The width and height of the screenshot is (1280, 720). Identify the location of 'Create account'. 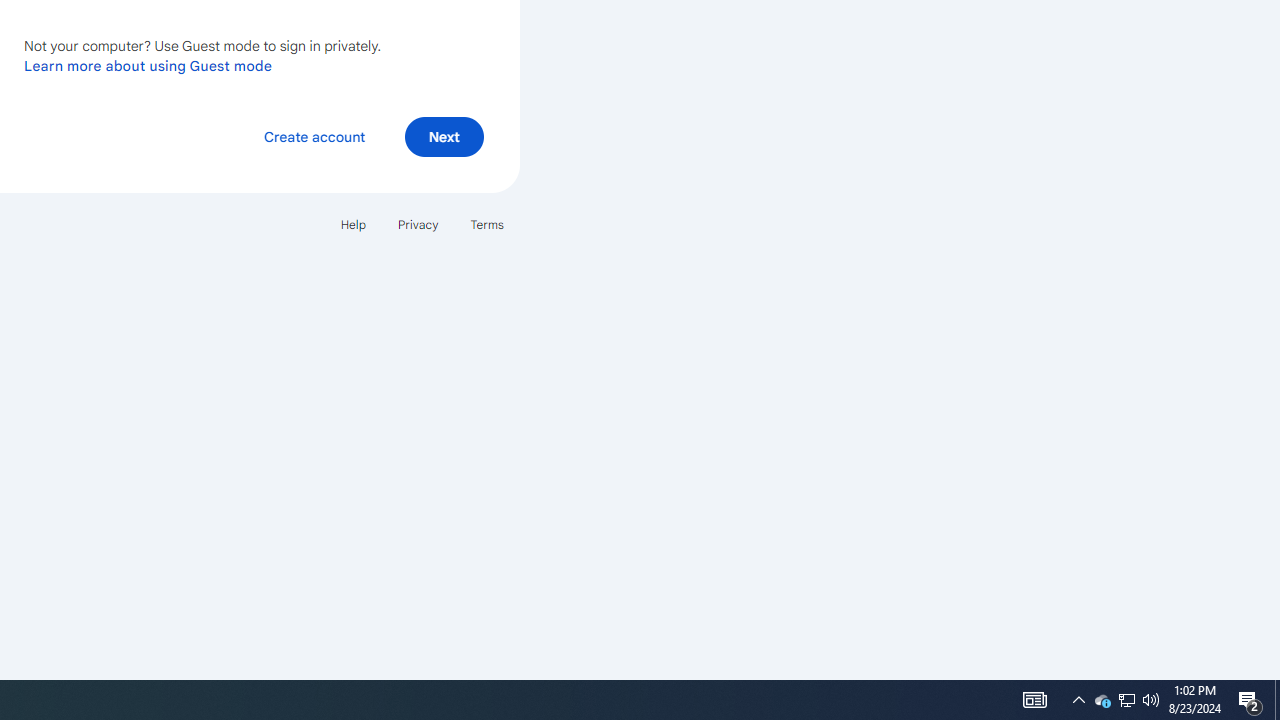
(313, 135).